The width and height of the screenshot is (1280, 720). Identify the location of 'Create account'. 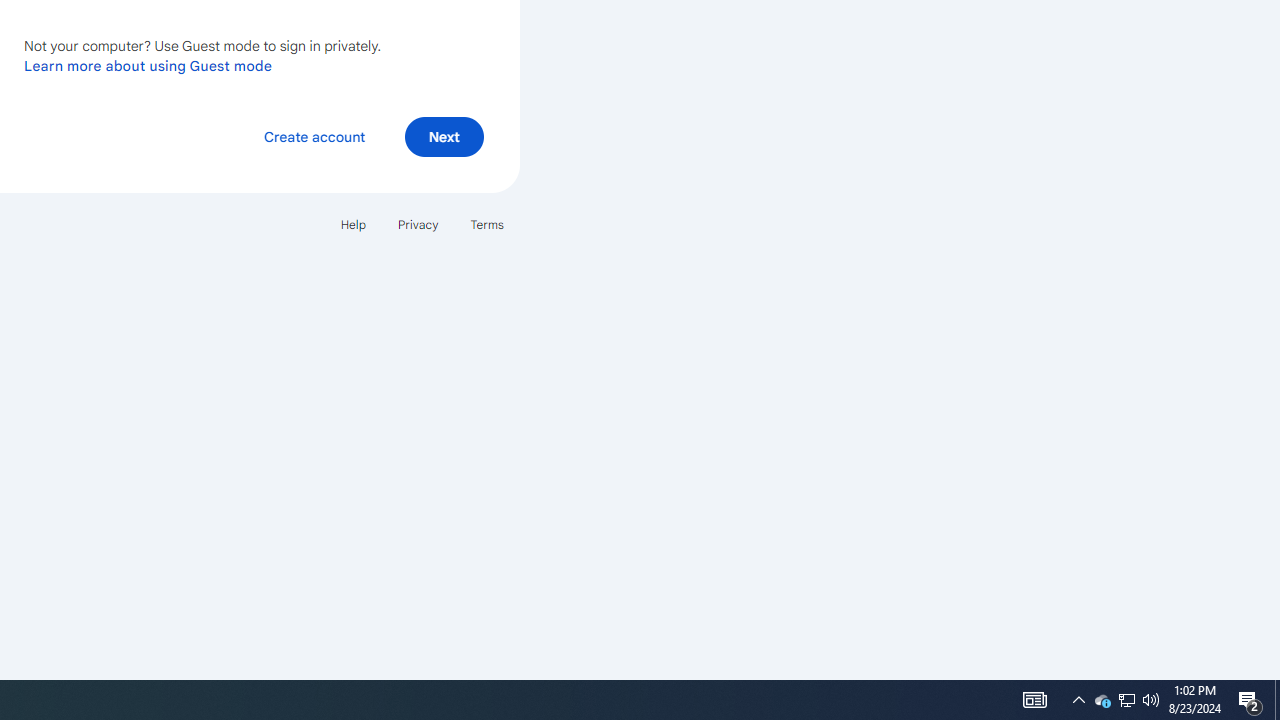
(313, 135).